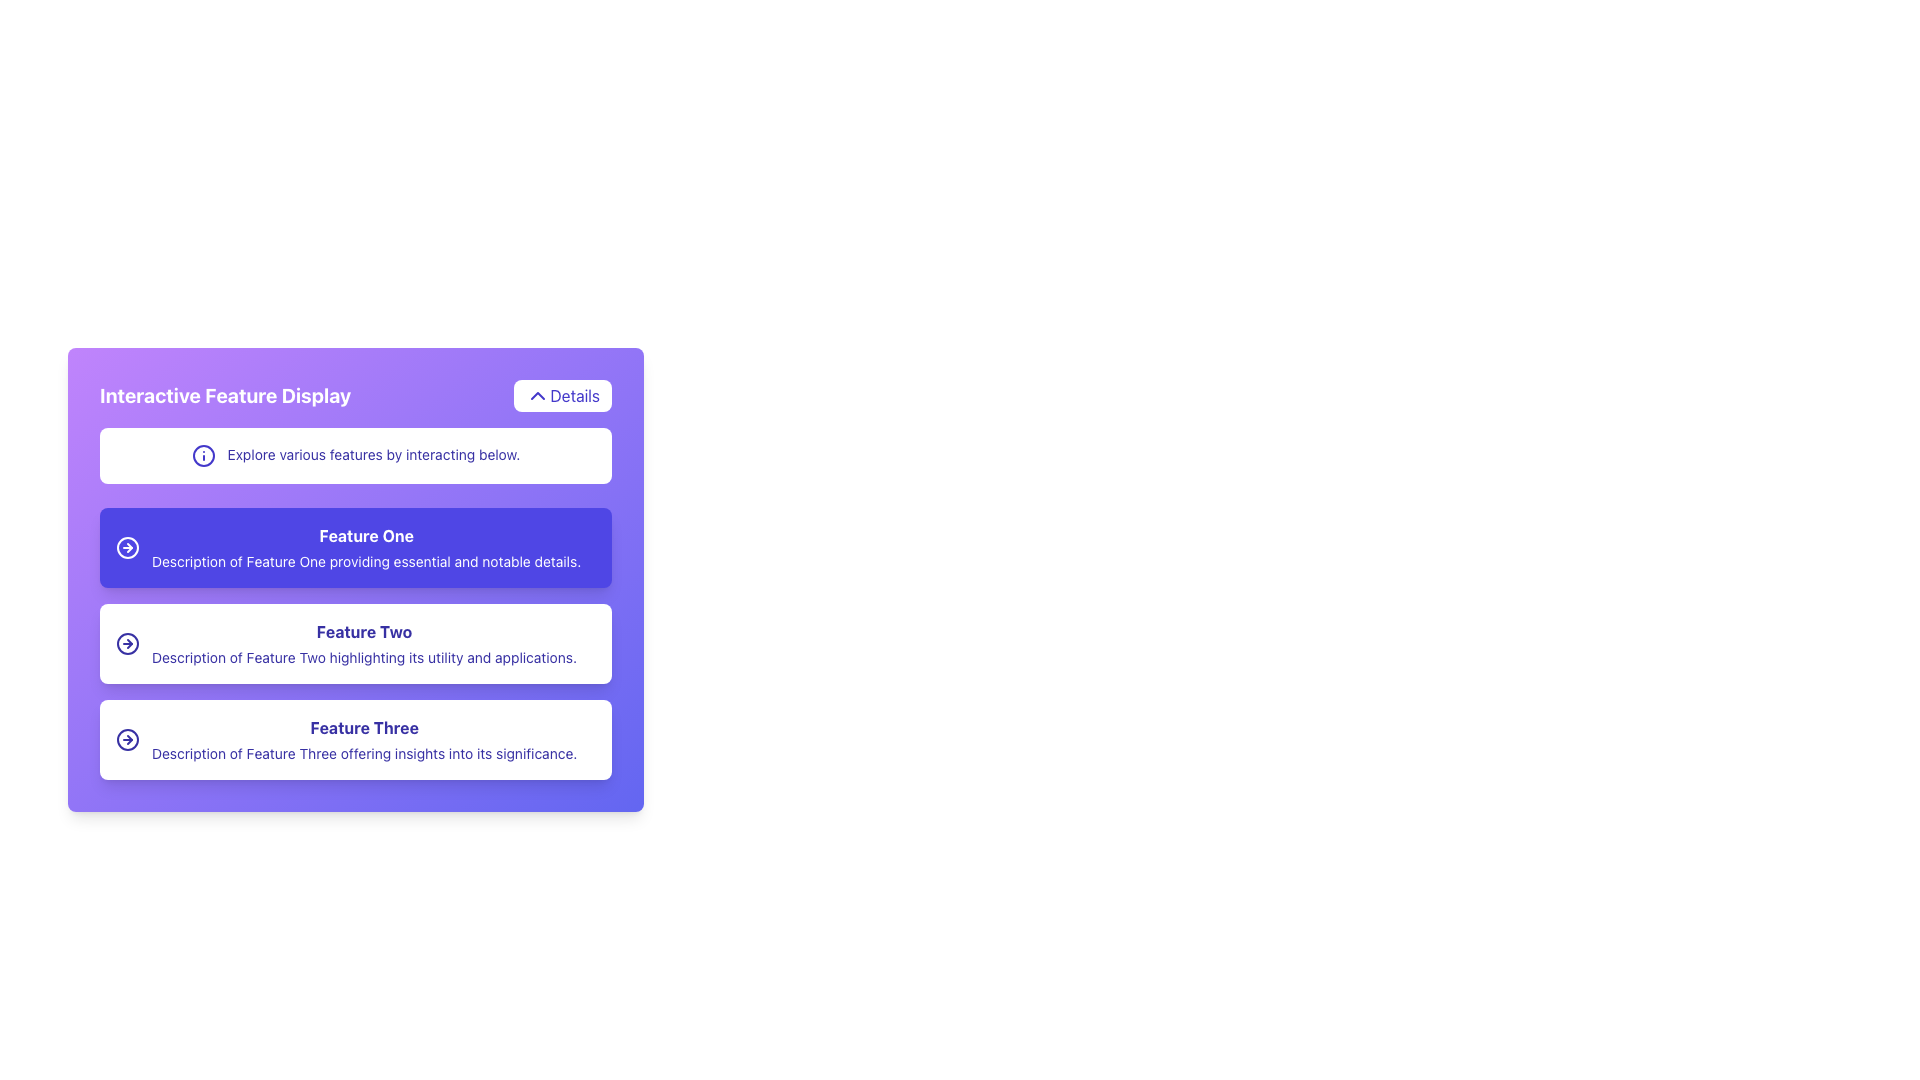 The image size is (1920, 1080). I want to click on the 'Feature One' text label which is styled in bold font and displayed on a blue background, located in the first section of a vertically aligned list, so click(366, 535).